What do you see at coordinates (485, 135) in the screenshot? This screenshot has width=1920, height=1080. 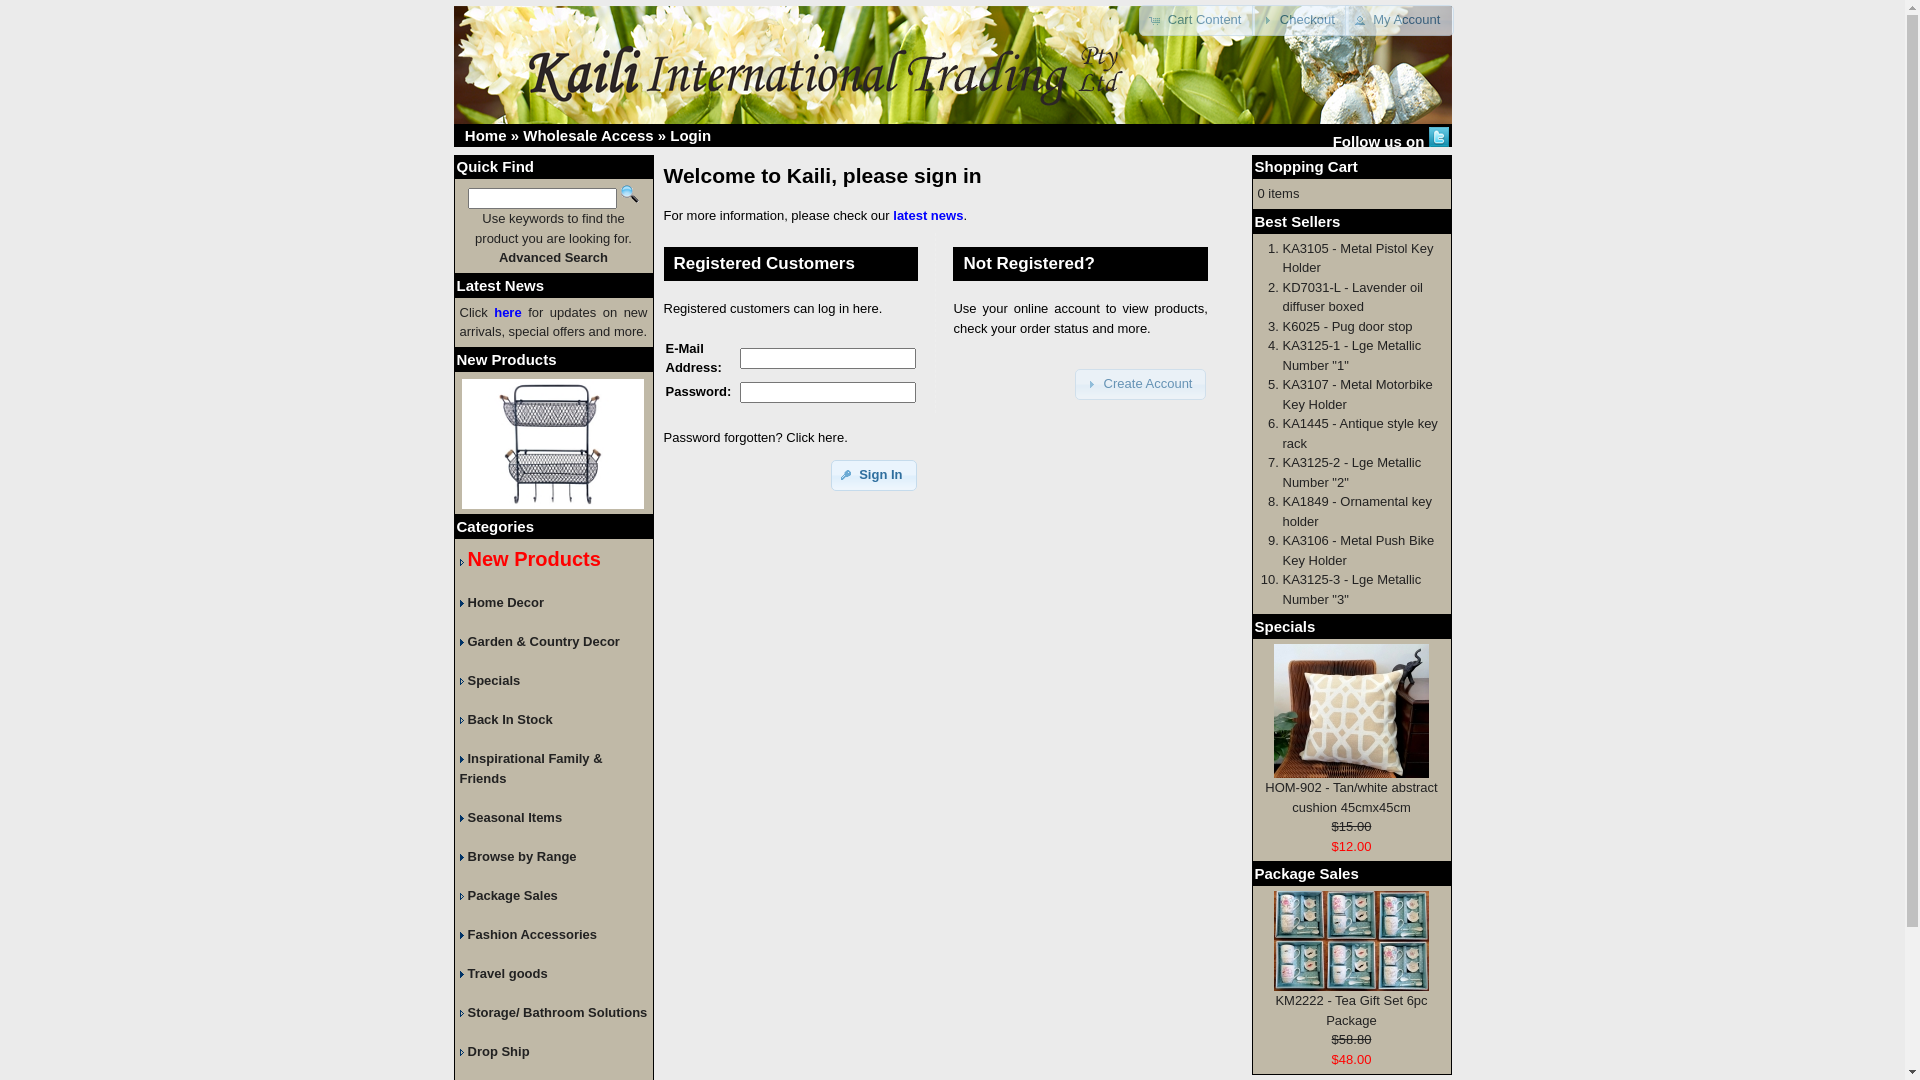 I see `'Home'` at bounding box center [485, 135].